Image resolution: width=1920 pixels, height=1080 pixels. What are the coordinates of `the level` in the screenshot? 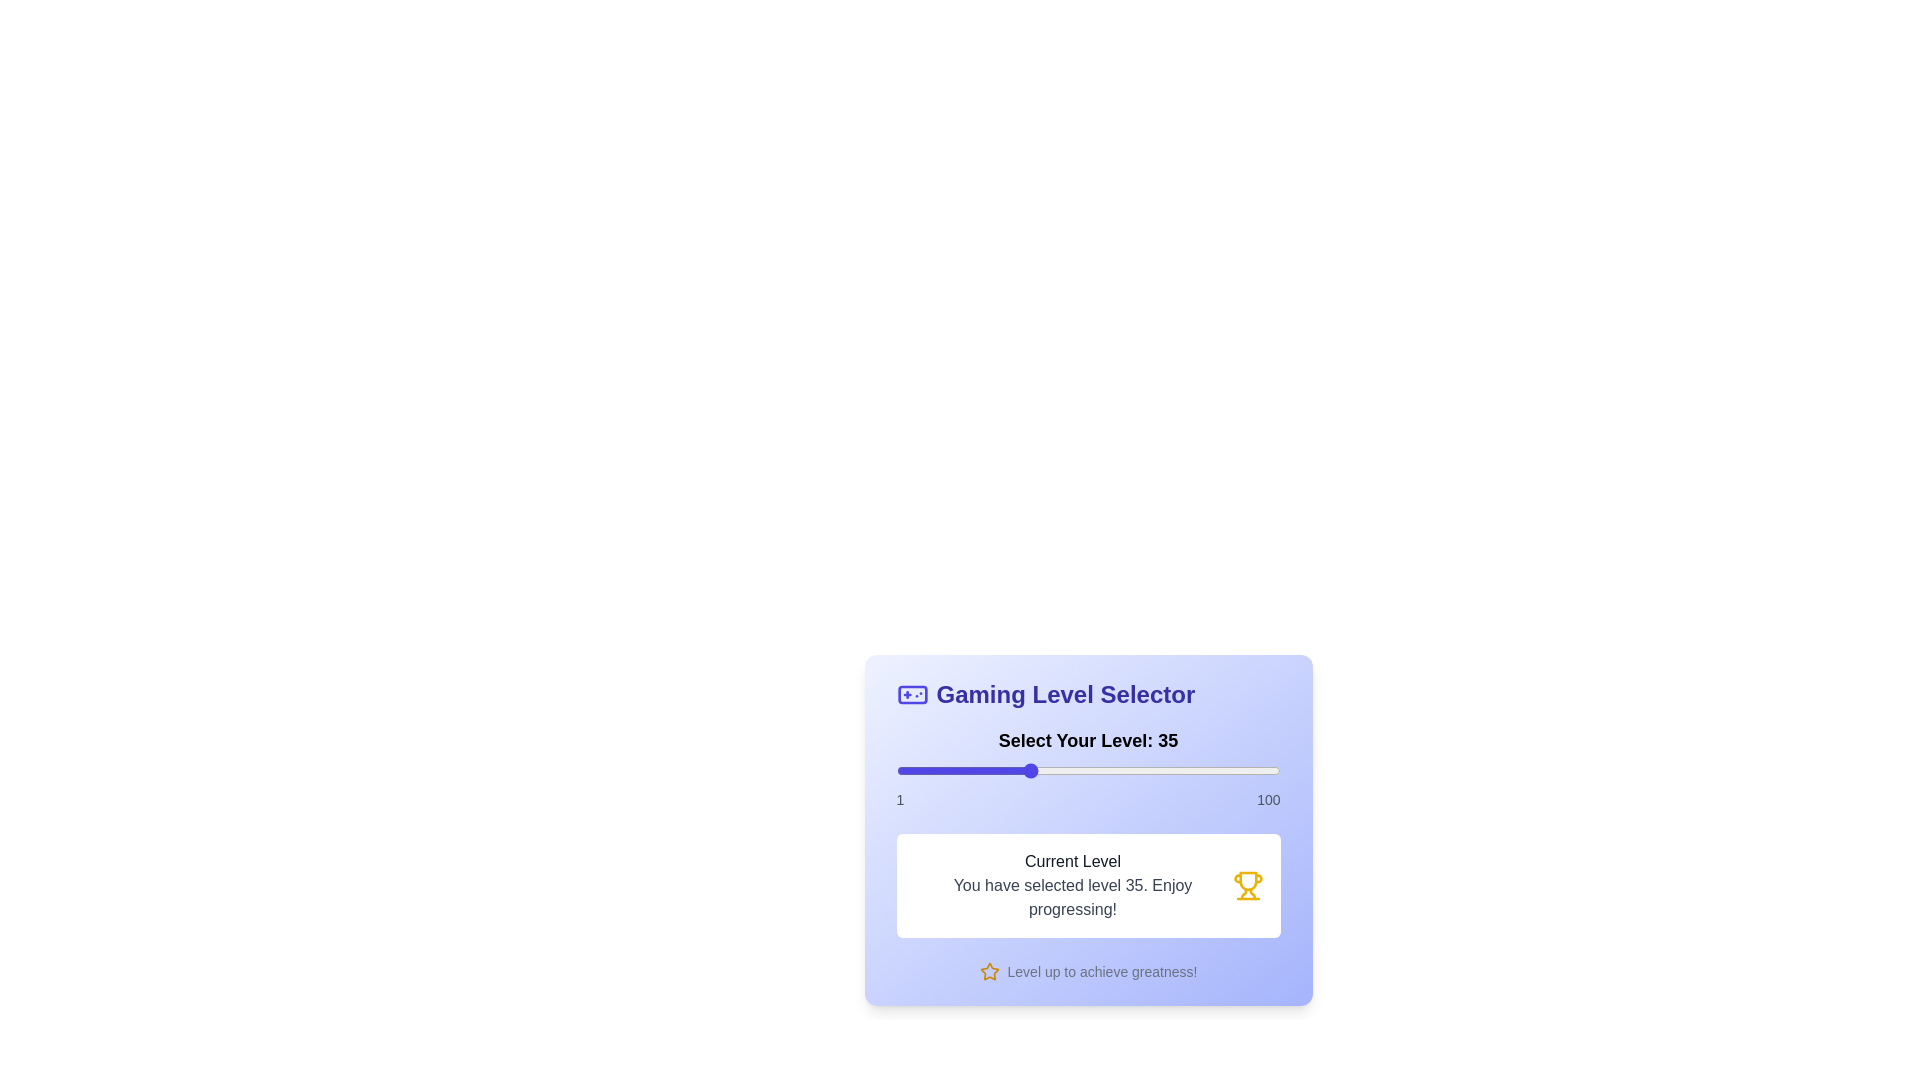 It's located at (1046, 770).